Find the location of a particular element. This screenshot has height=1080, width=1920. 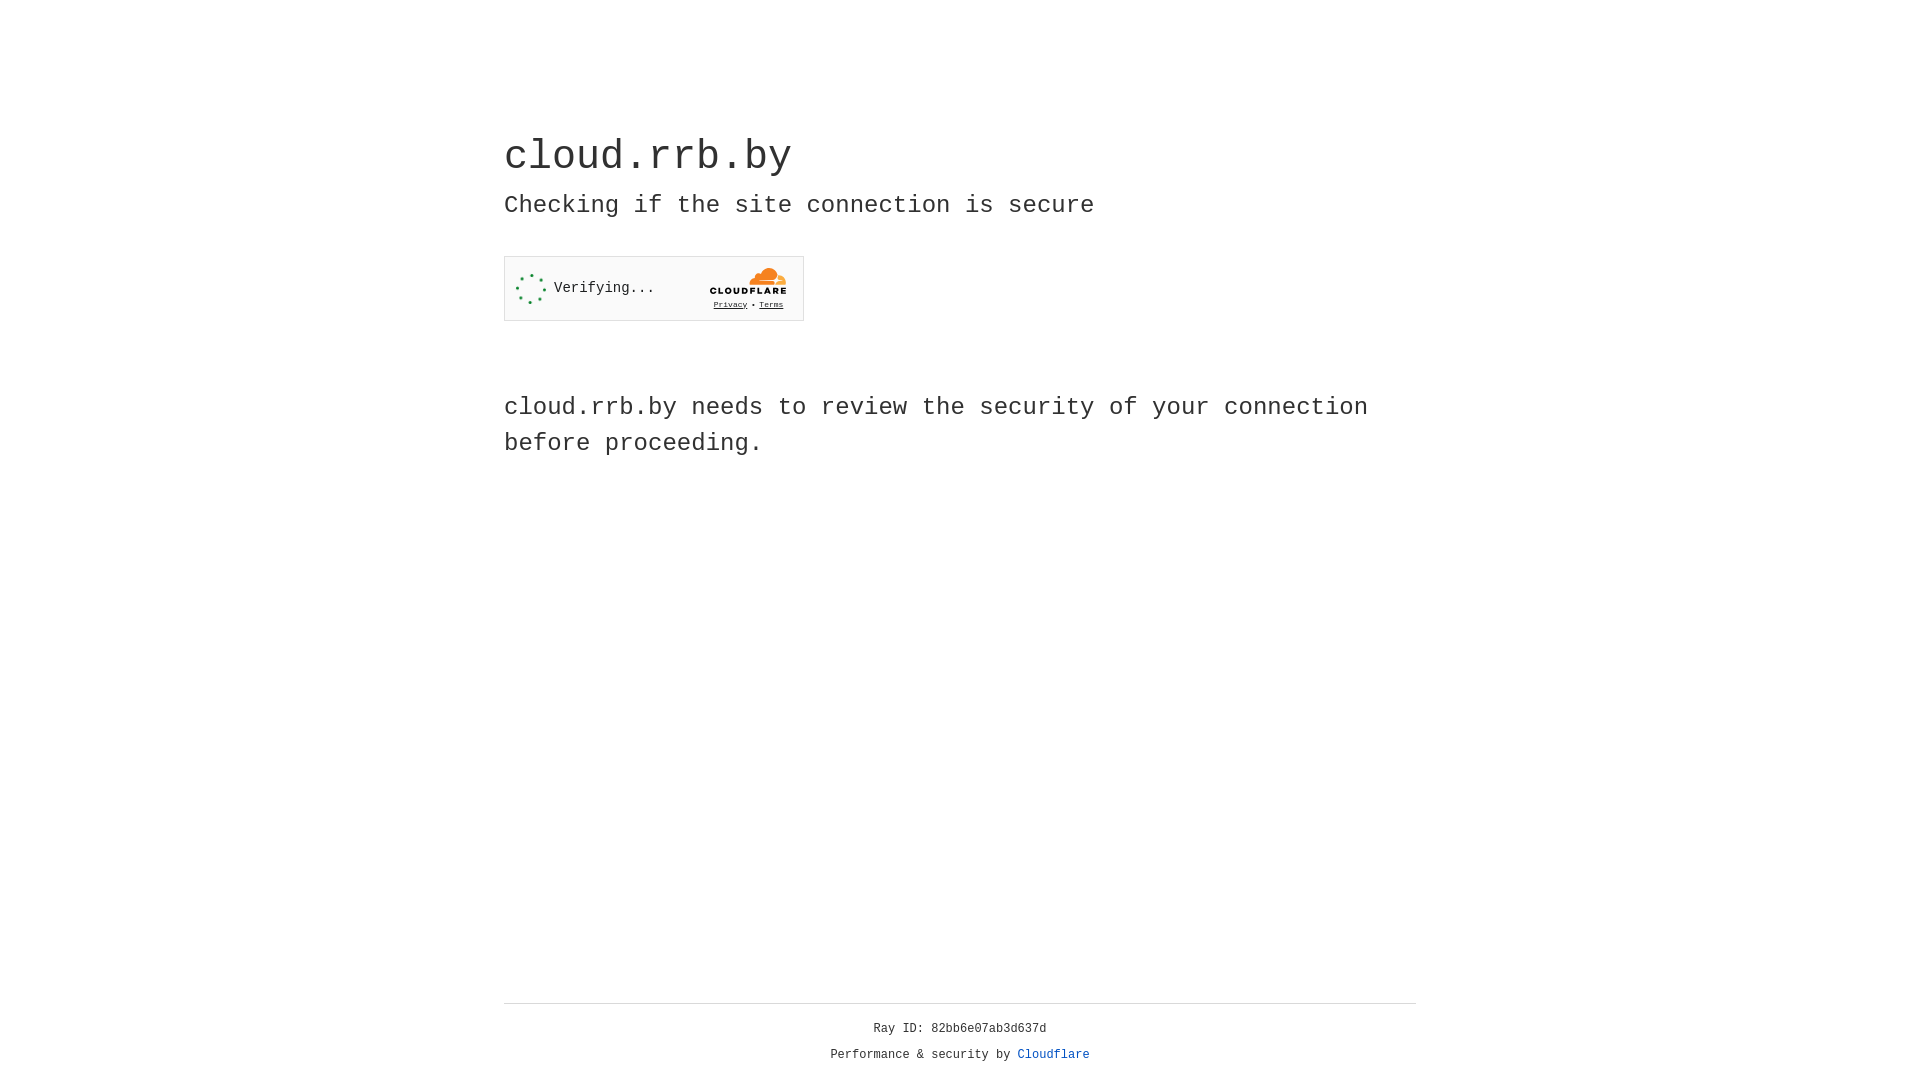

'Cloudflare' is located at coordinates (1053, 1054).